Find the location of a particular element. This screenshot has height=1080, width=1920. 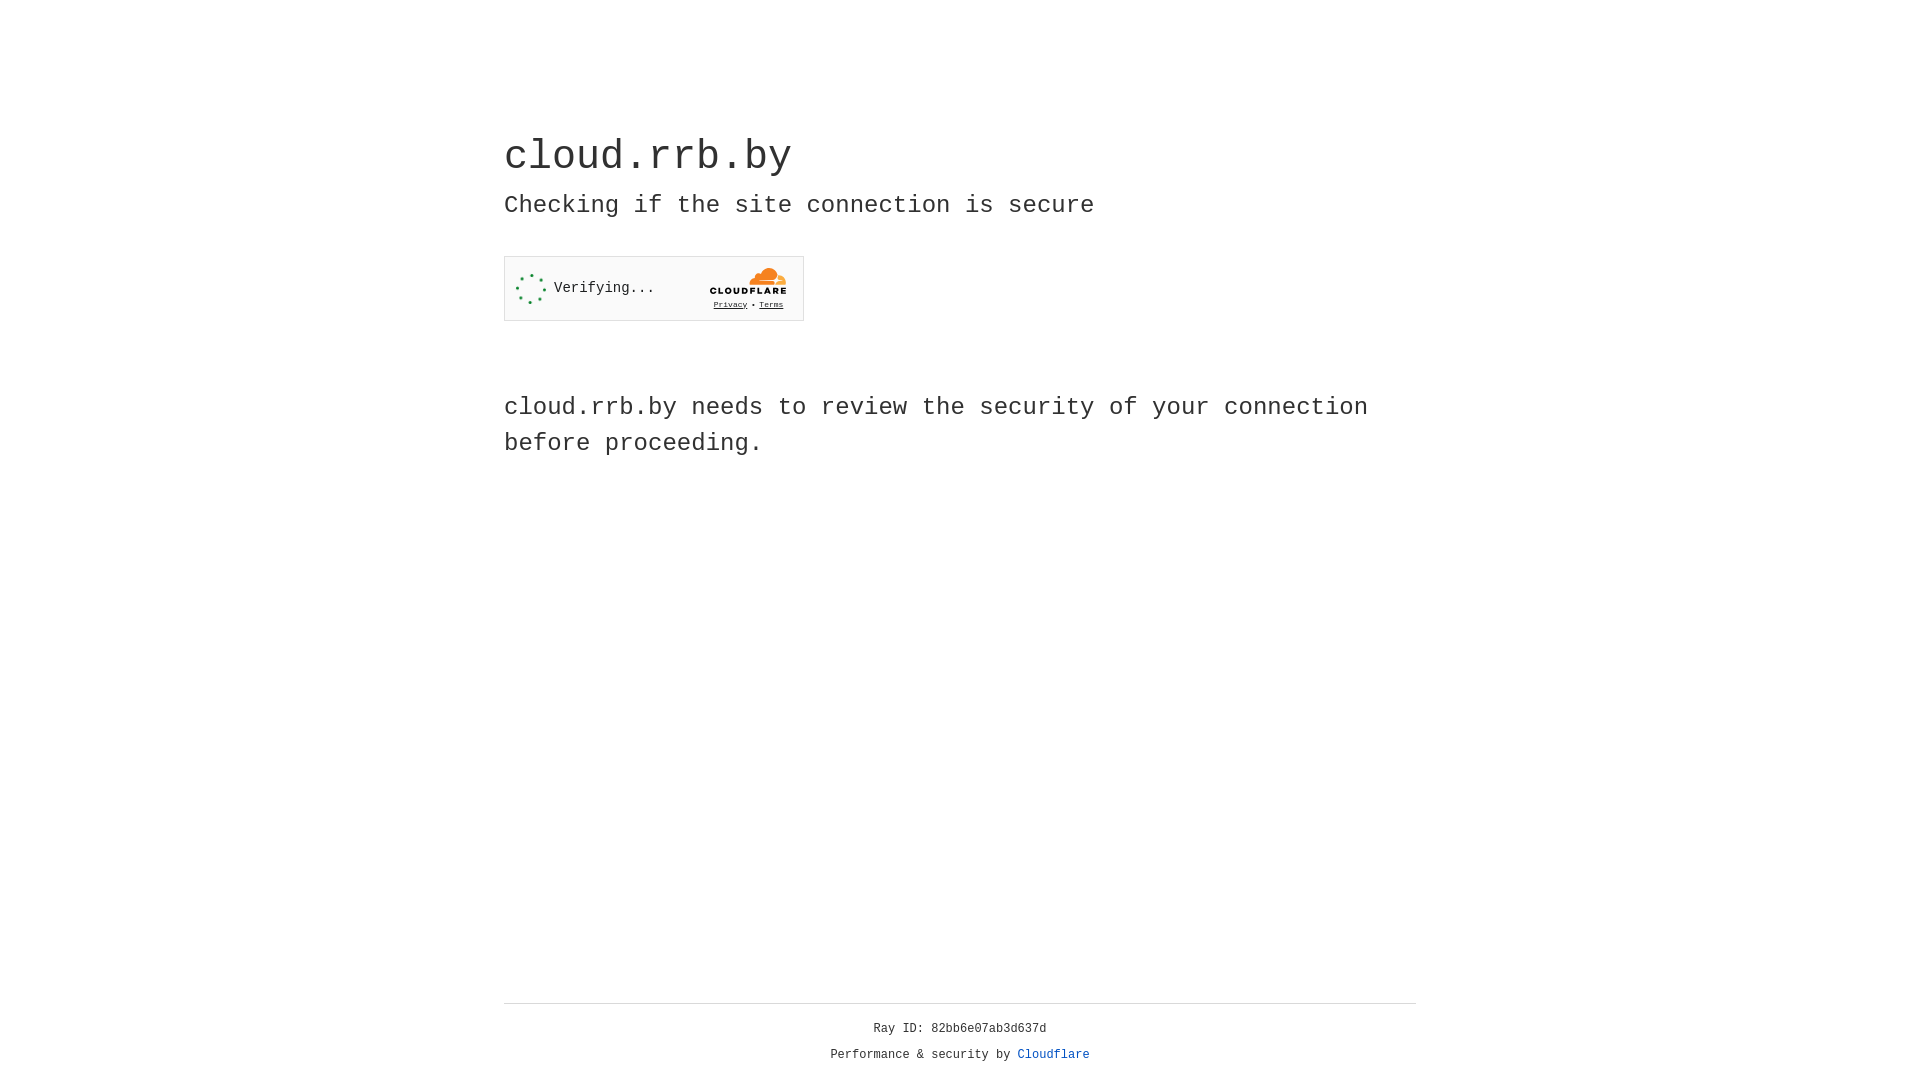

'Cloudflare' is located at coordinates (1053, 1054).